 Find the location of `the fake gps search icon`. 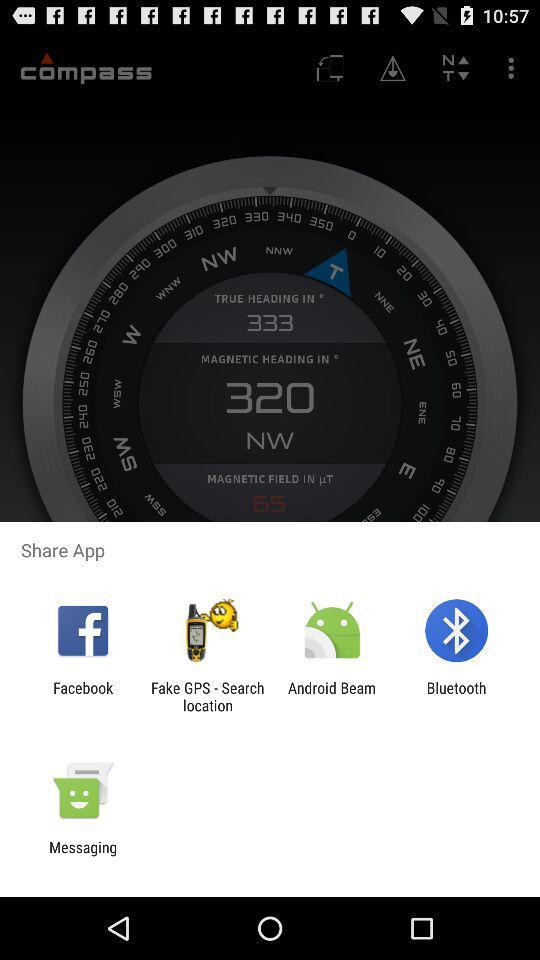

the fake gps search icon is located at coordinates (206, 696).